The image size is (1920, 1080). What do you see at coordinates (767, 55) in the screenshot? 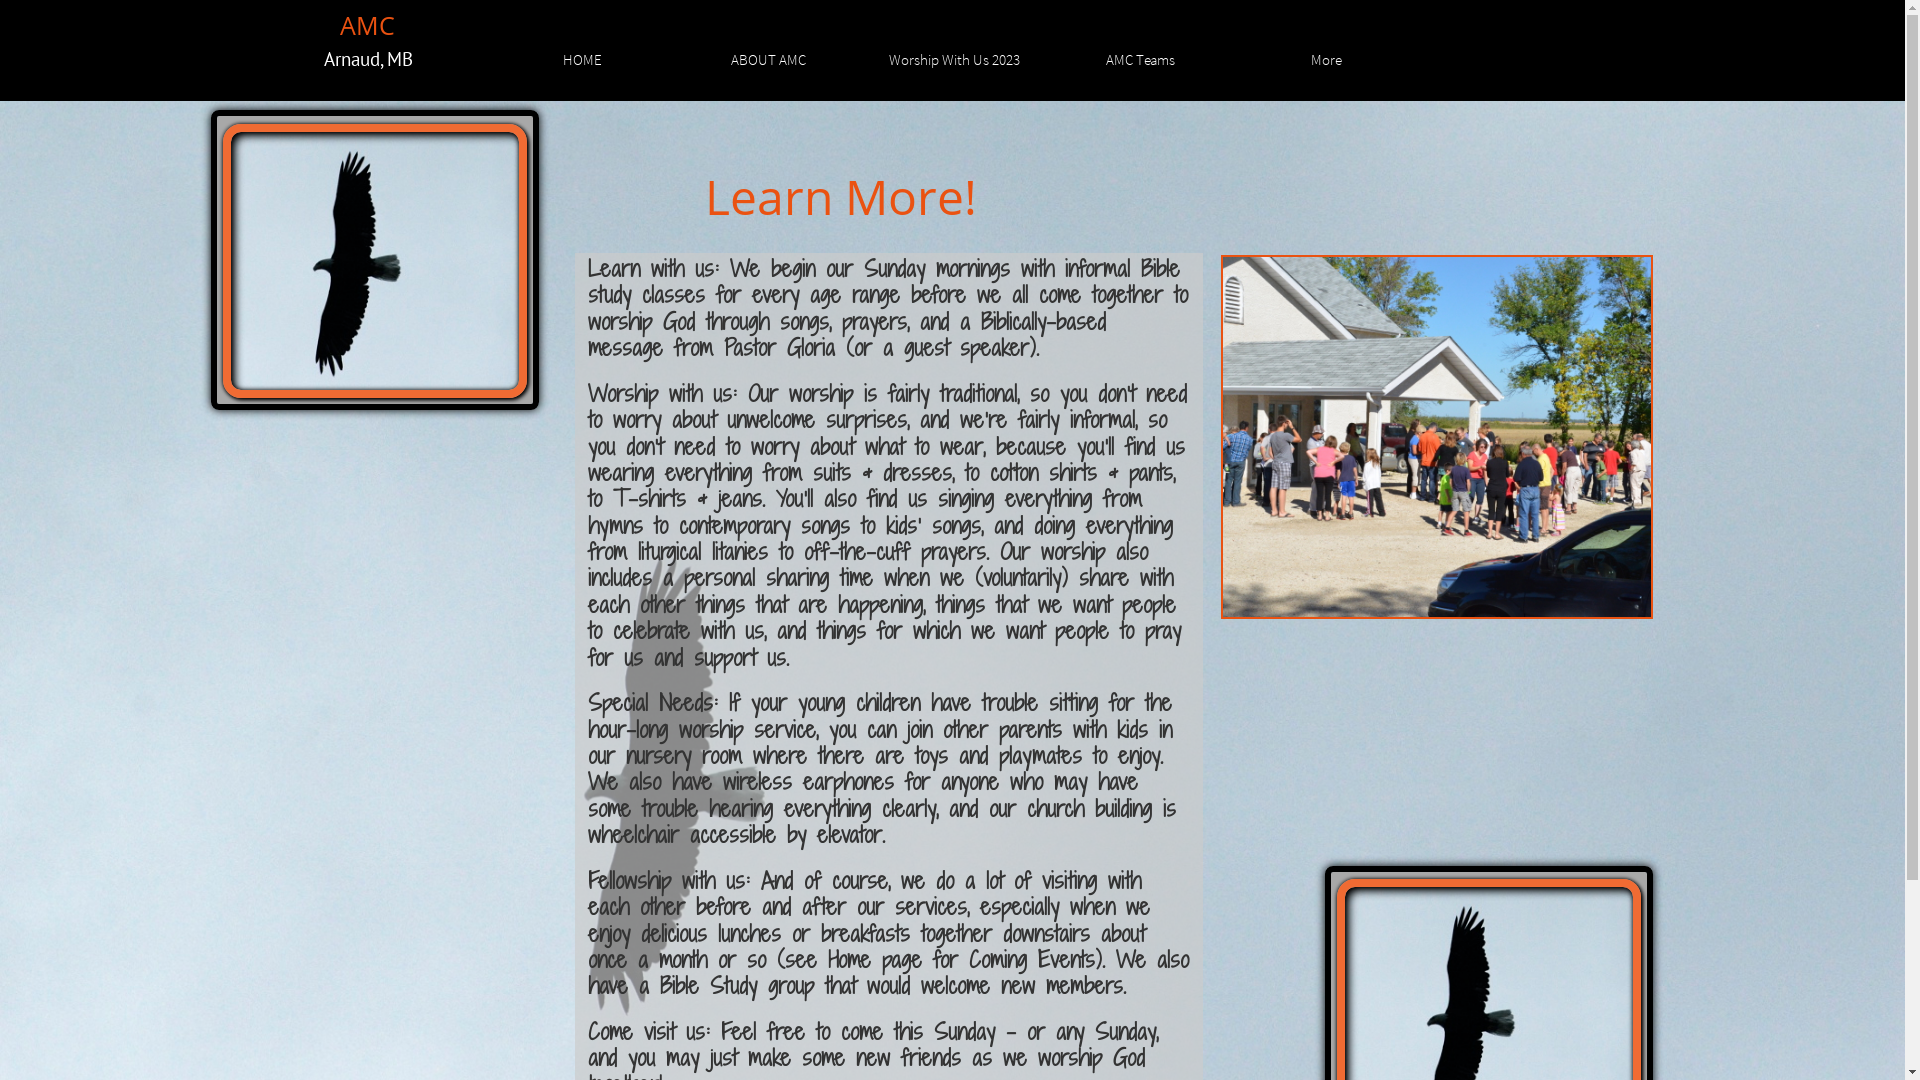
I see `'ABOUT AMC'` at bounding box center [767, 55].